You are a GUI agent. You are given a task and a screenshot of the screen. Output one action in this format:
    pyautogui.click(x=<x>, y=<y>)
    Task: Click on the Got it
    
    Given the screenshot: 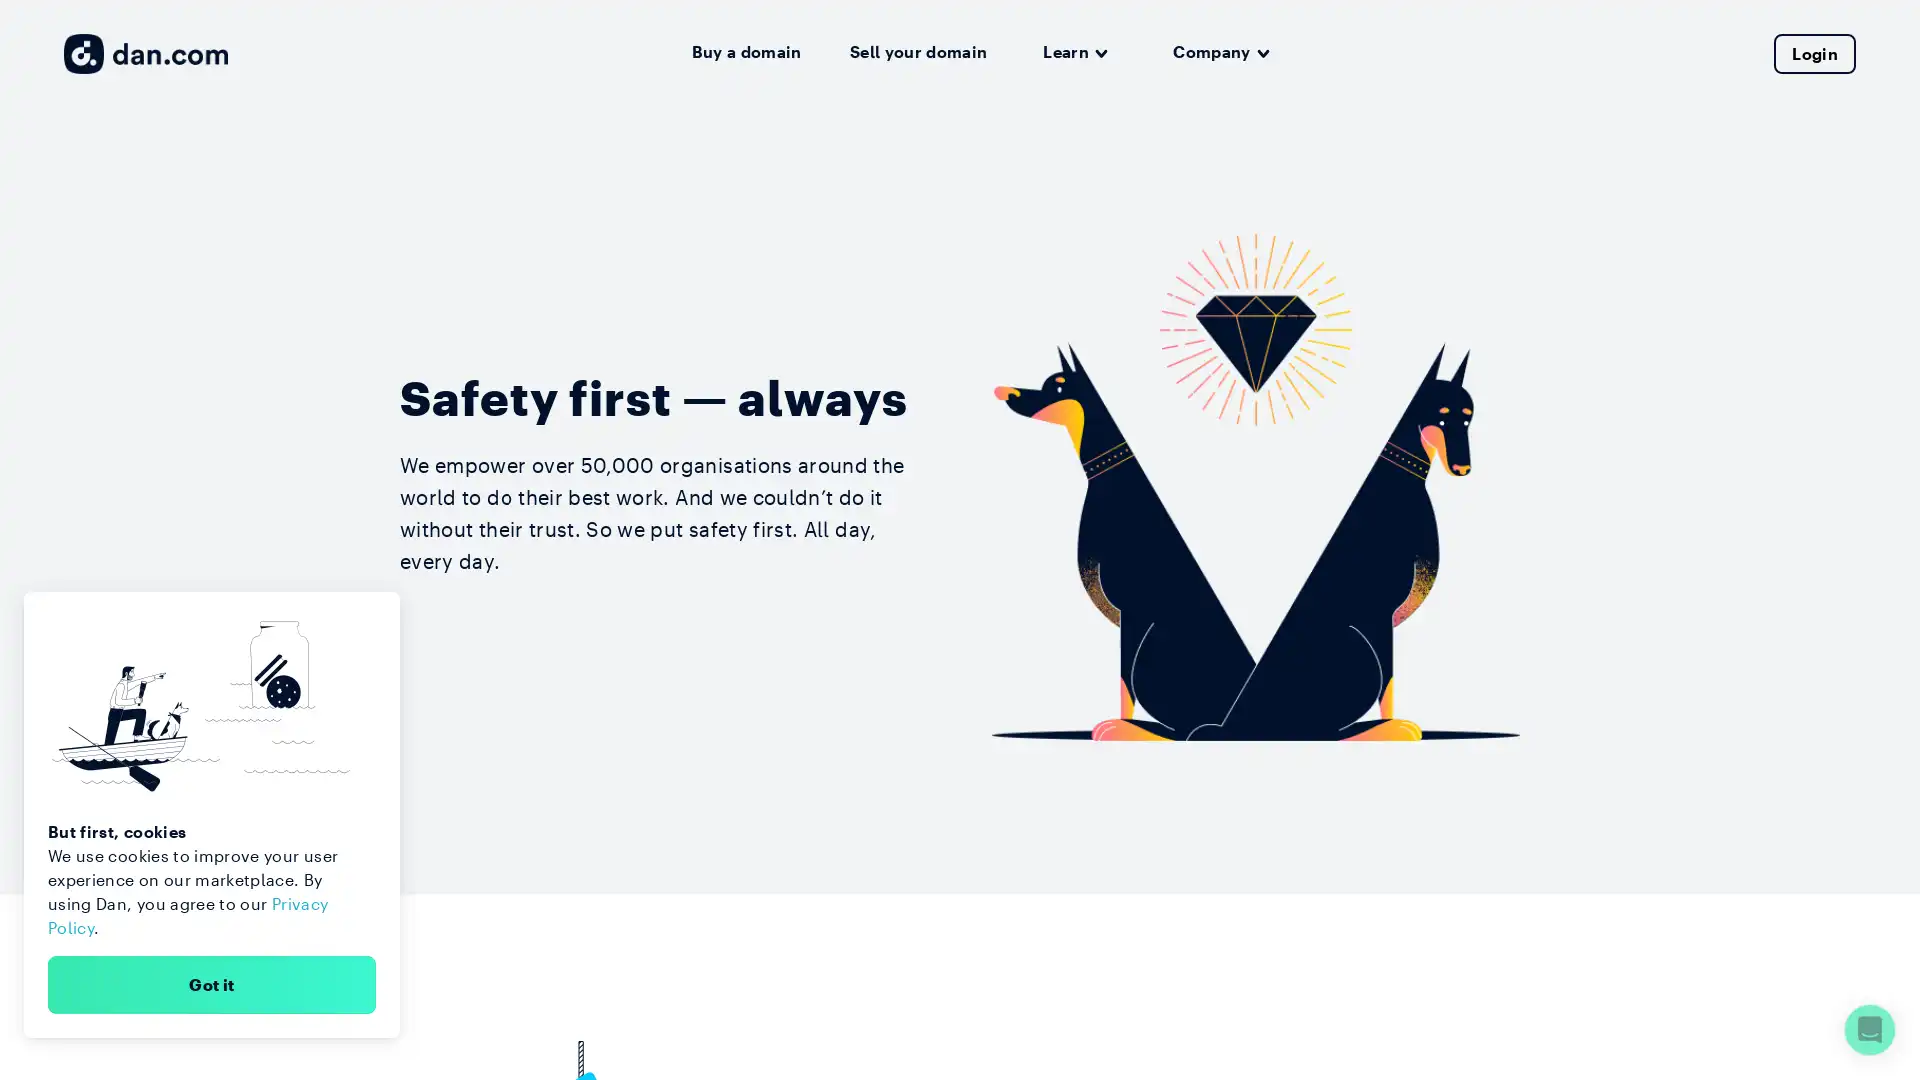 What is the action you would take?
    pyautogui.click(x=211, y=983)
    